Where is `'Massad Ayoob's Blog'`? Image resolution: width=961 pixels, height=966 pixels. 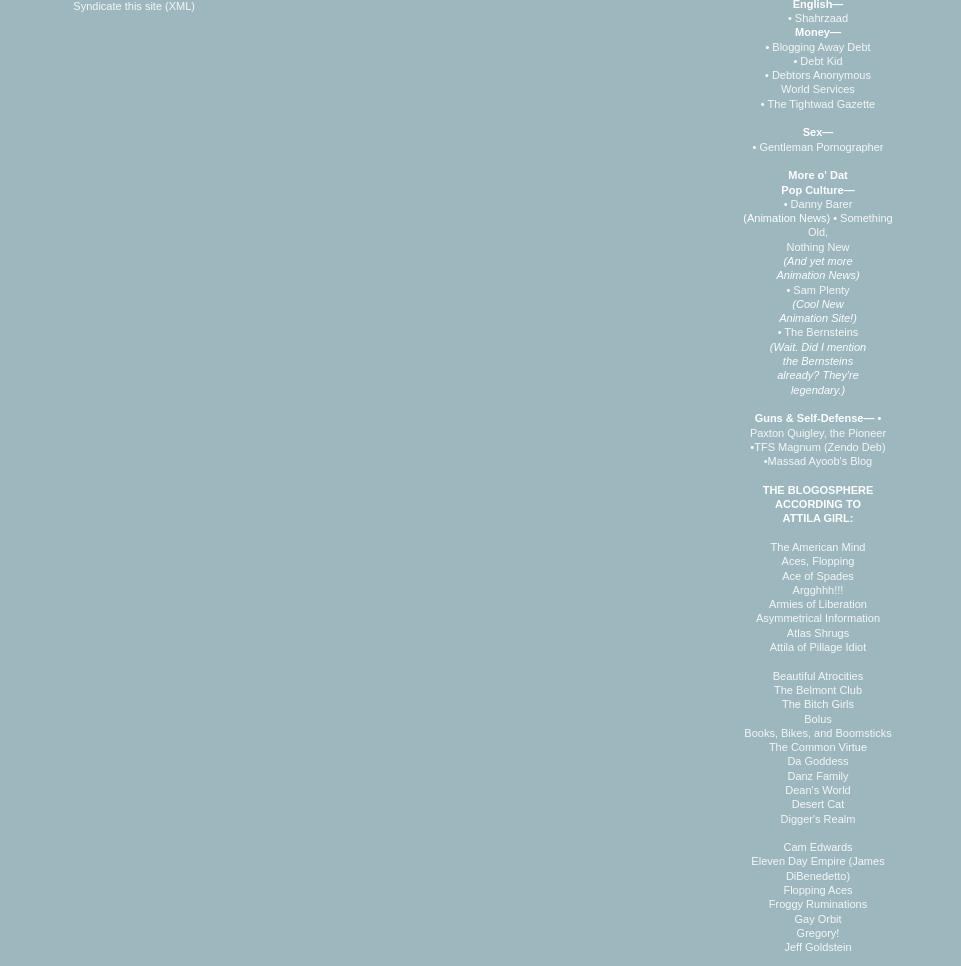
'Massad Ayoob's Blog' is located at coordinates (819, 460).